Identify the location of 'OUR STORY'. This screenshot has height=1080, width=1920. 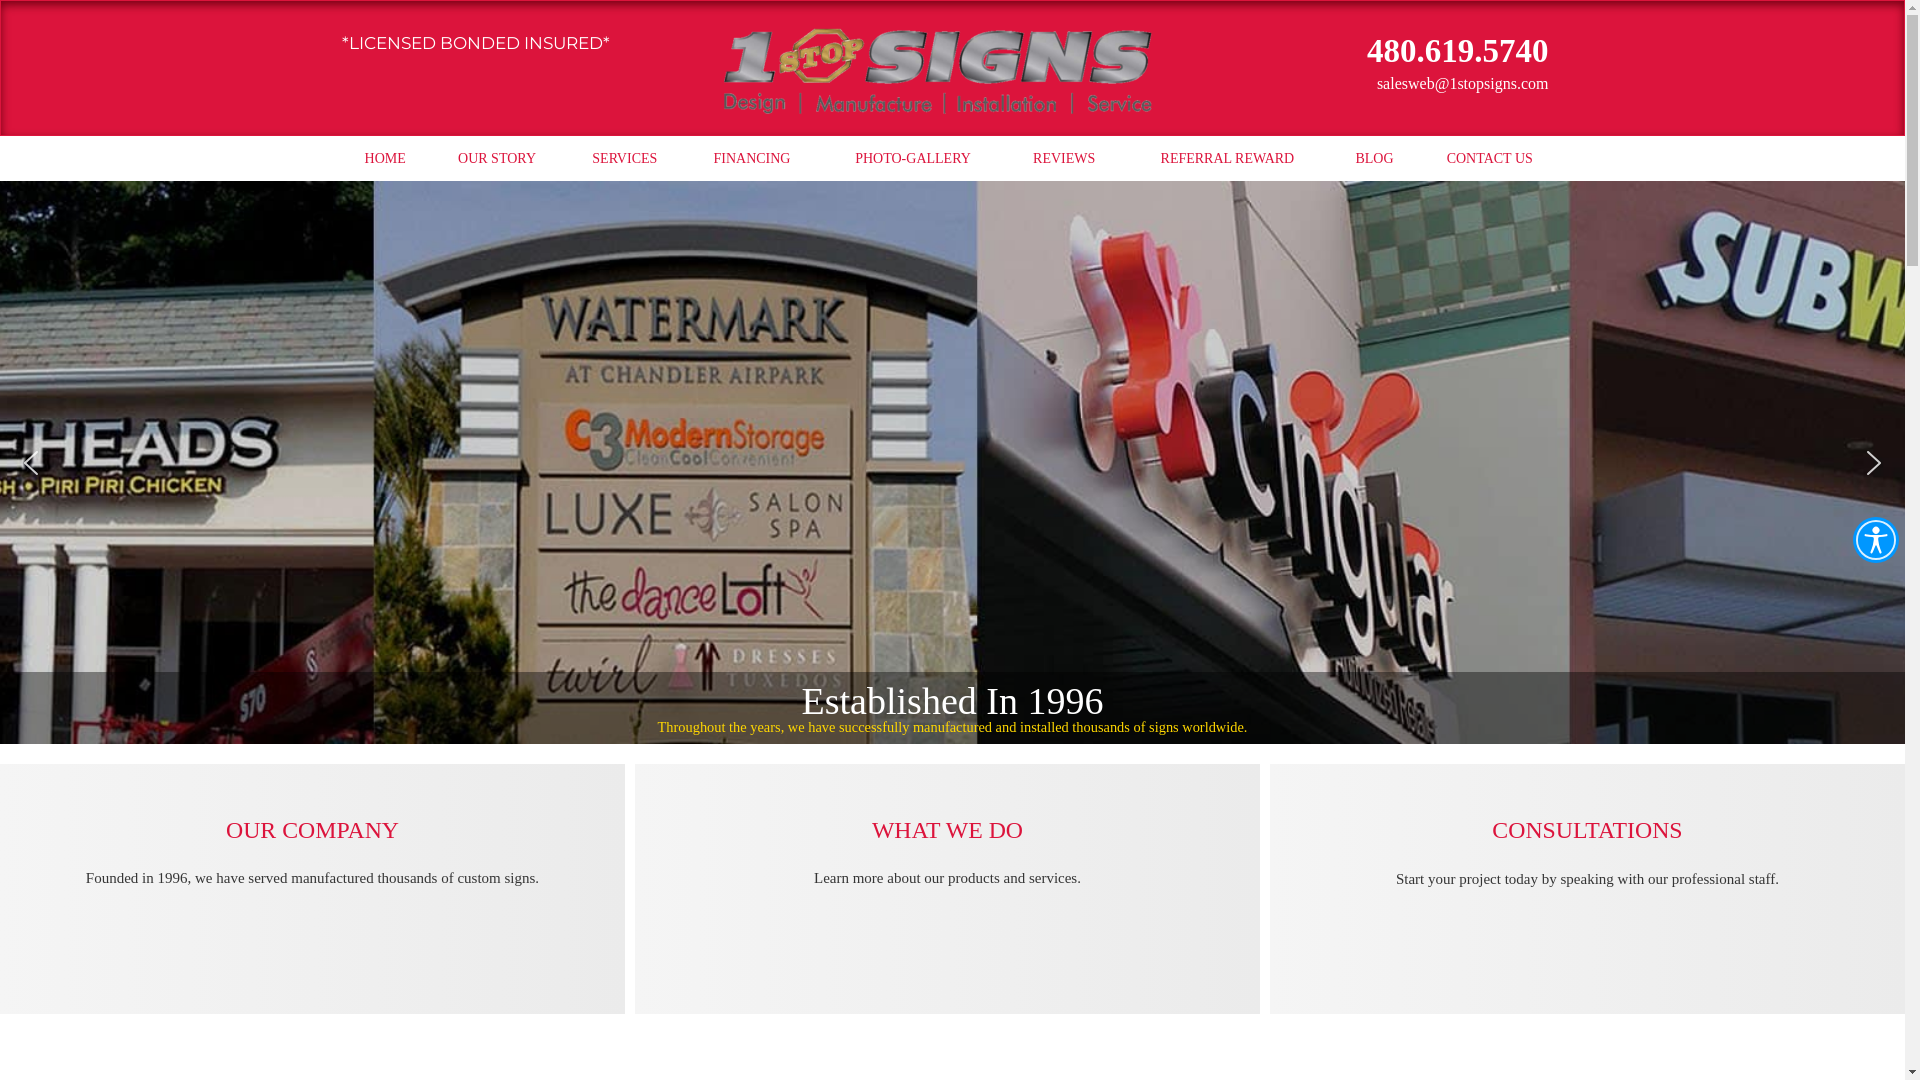
(497, 157).